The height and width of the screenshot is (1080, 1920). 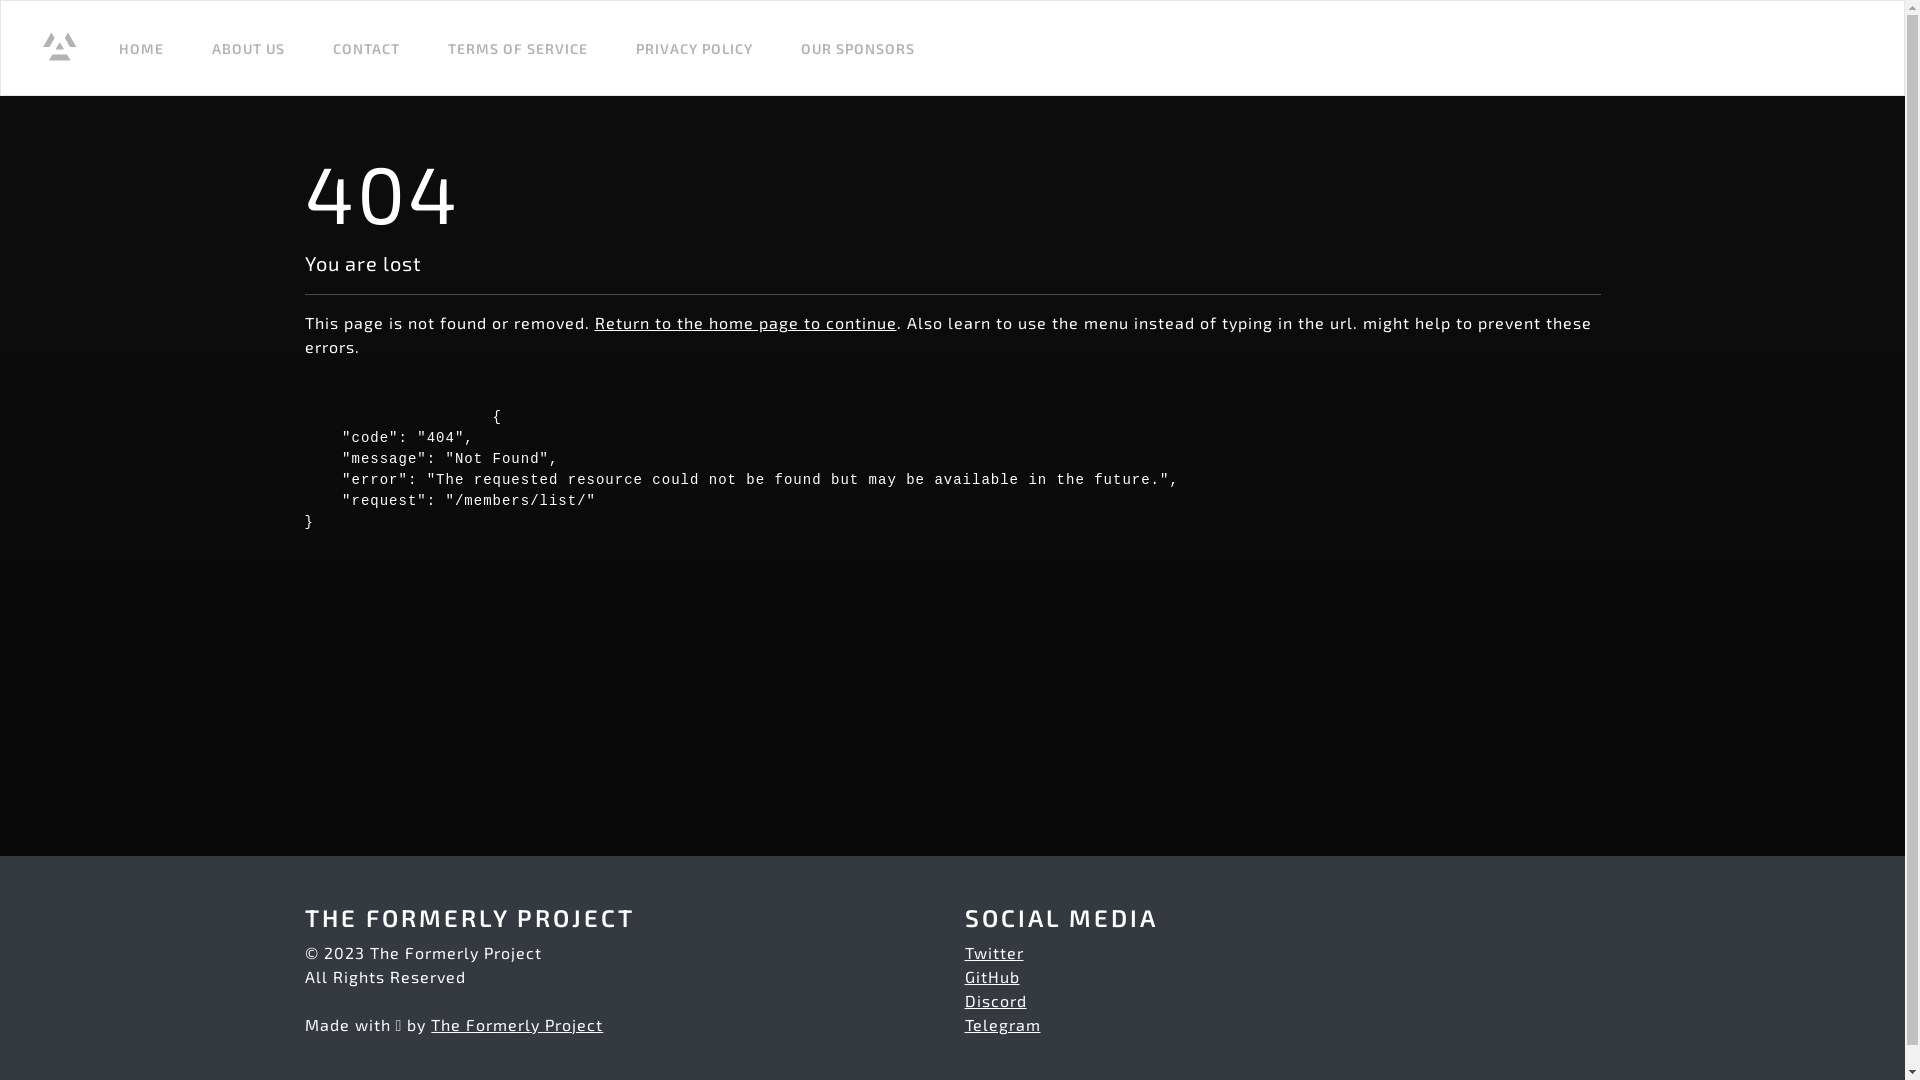 What do you see at coordinates (247, 46) in the screenshot?
I see `'ABOUT US'` at bounding box center [247, 46].